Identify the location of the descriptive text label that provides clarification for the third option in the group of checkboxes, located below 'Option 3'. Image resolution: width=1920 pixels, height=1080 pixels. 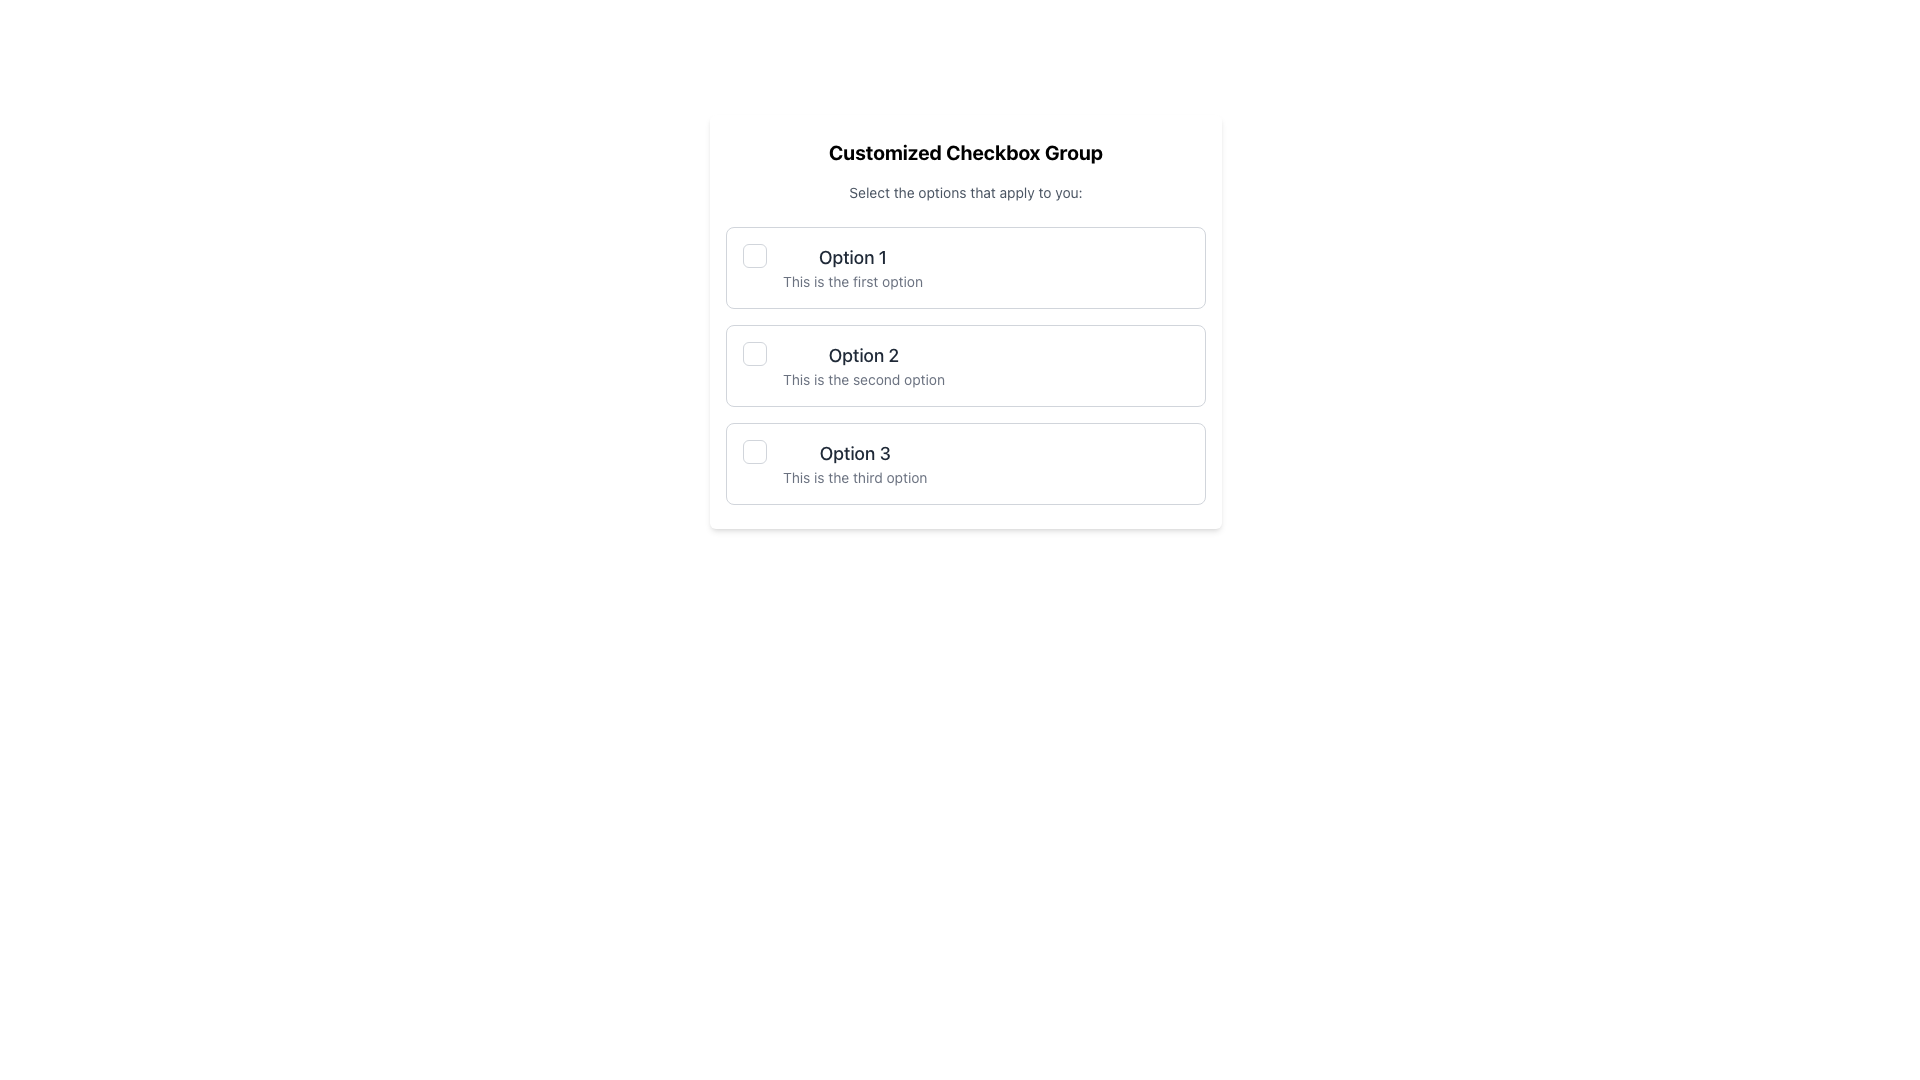
(855, 478).